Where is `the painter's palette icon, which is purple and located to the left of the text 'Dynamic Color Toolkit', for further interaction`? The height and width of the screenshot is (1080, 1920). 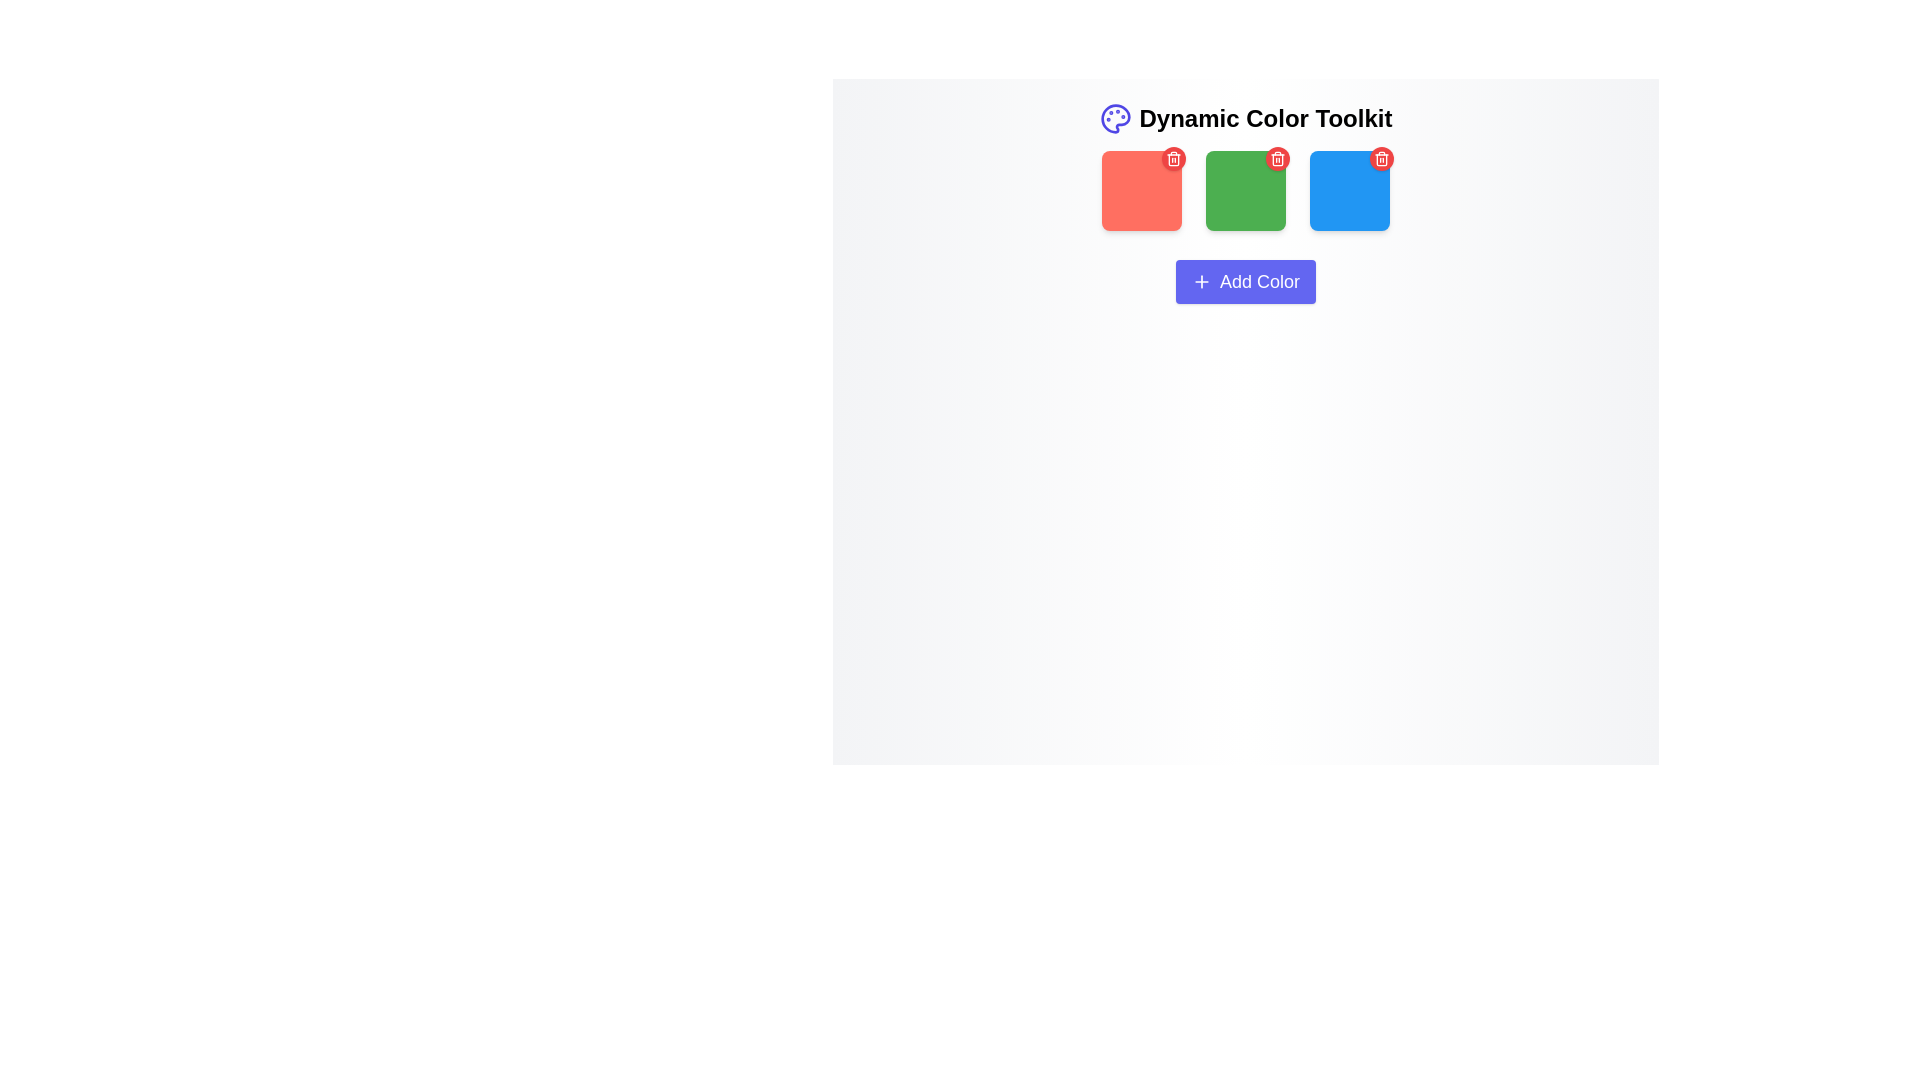
the painter's palette icon, which is purple and located to the left of the text 'Dynamic Color Toolkit', for further interaction is located at coordinates (1114, 119).